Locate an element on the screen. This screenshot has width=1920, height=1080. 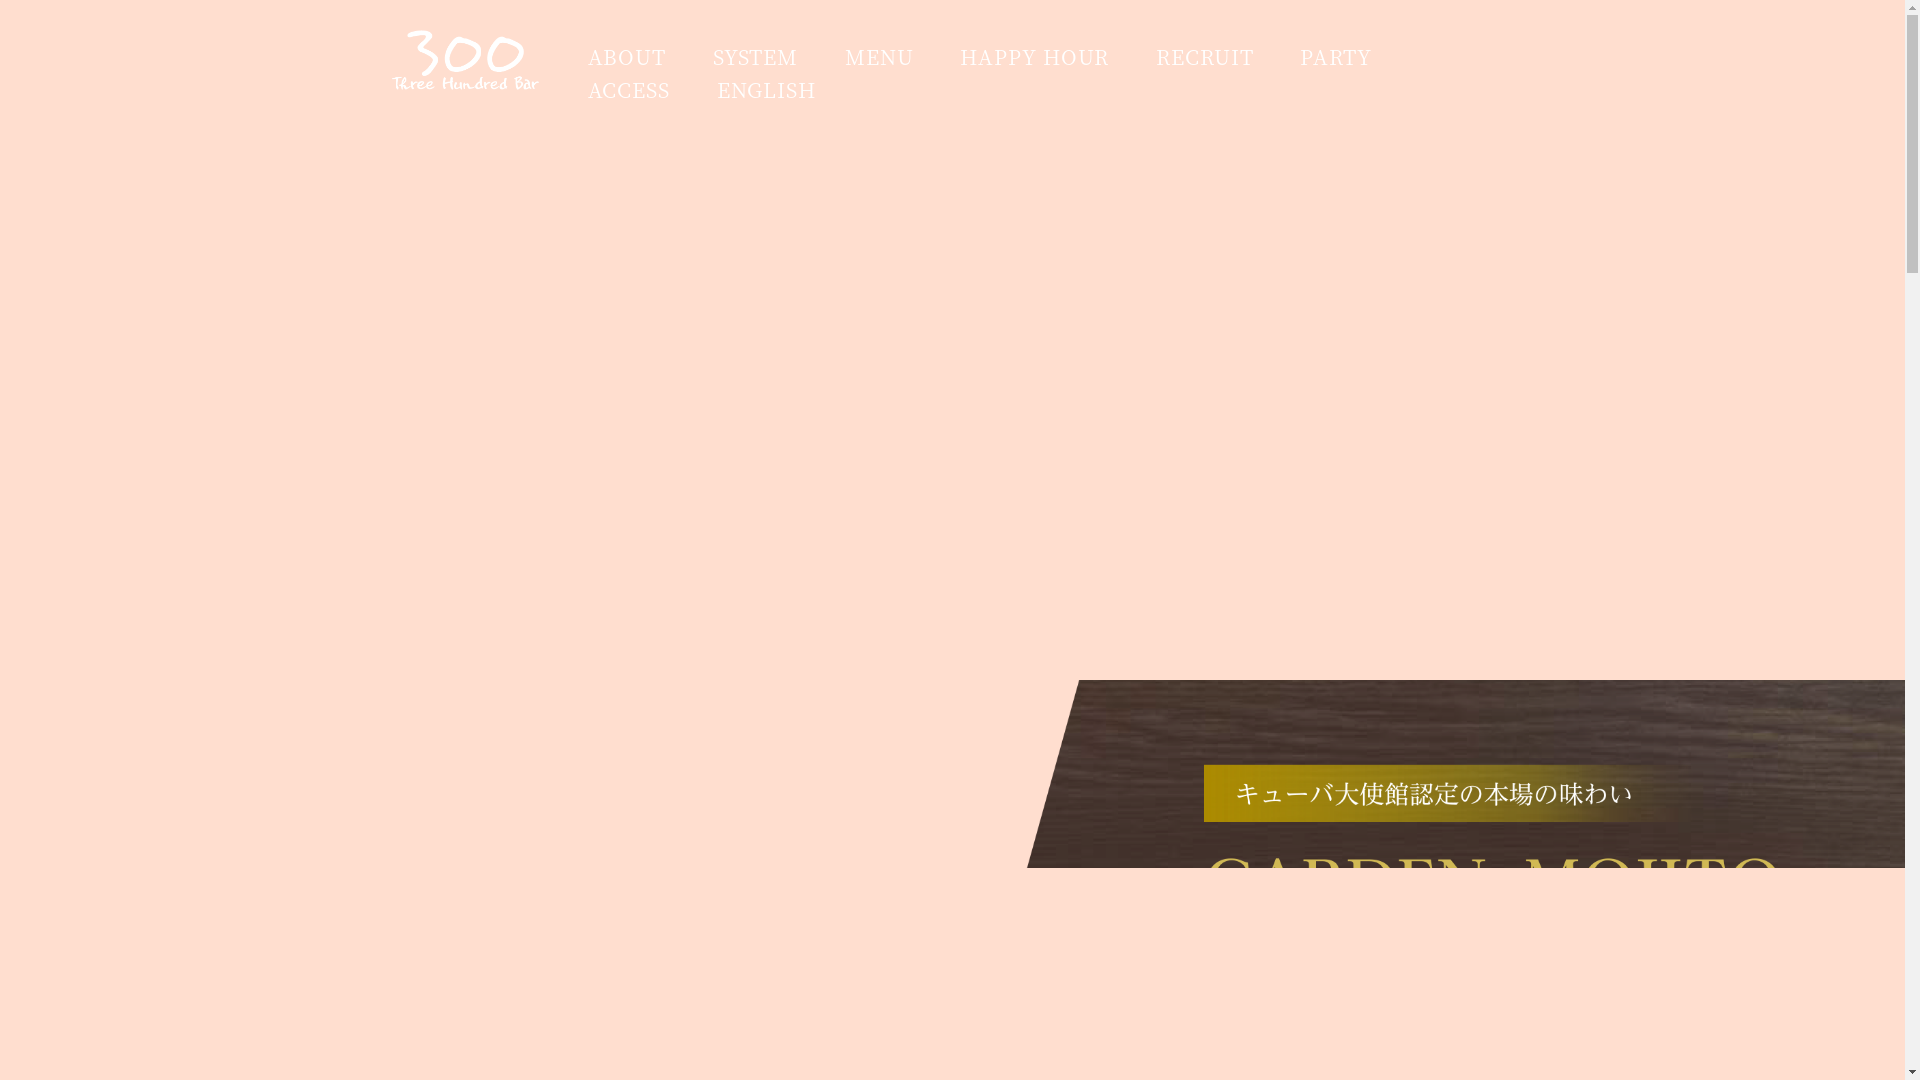
'PARTY' is located at coordinates (1335, 56).